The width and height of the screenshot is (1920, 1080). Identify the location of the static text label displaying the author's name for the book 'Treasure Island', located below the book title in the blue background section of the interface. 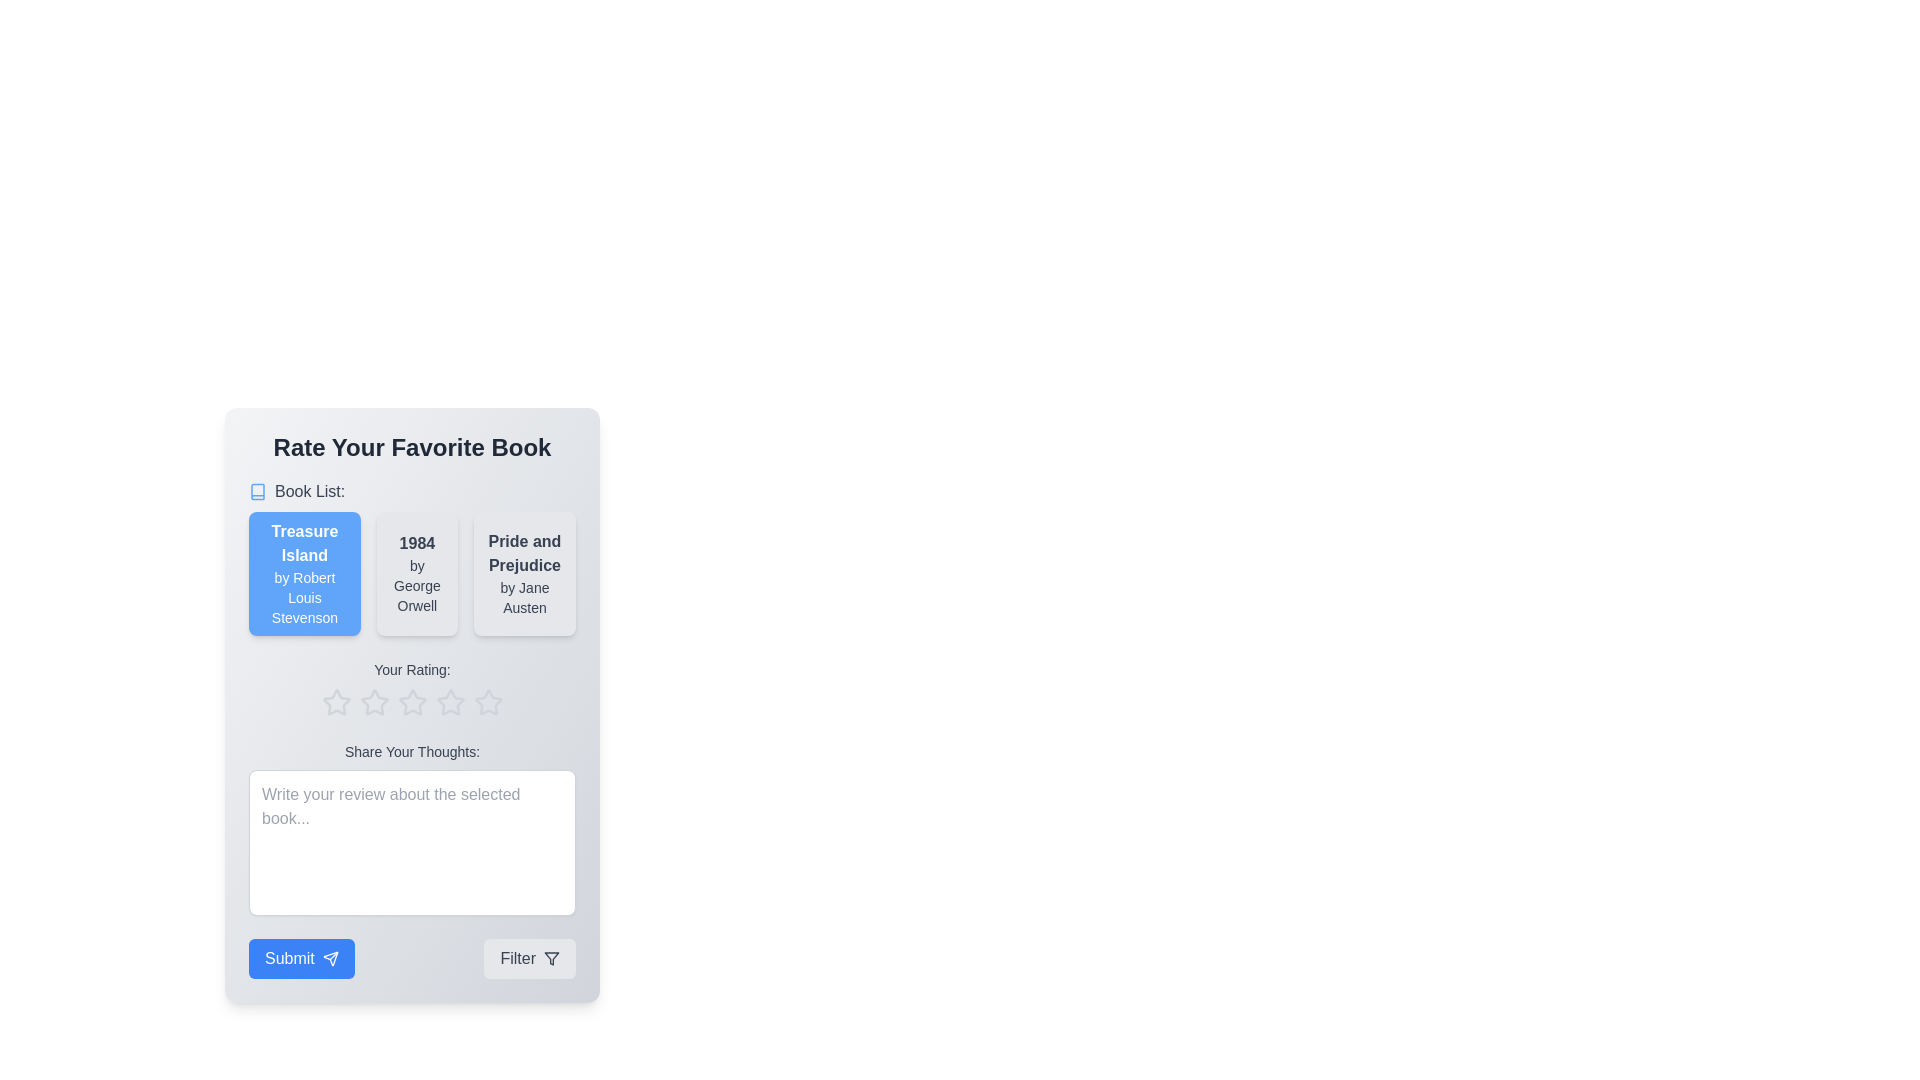
(303, 596).